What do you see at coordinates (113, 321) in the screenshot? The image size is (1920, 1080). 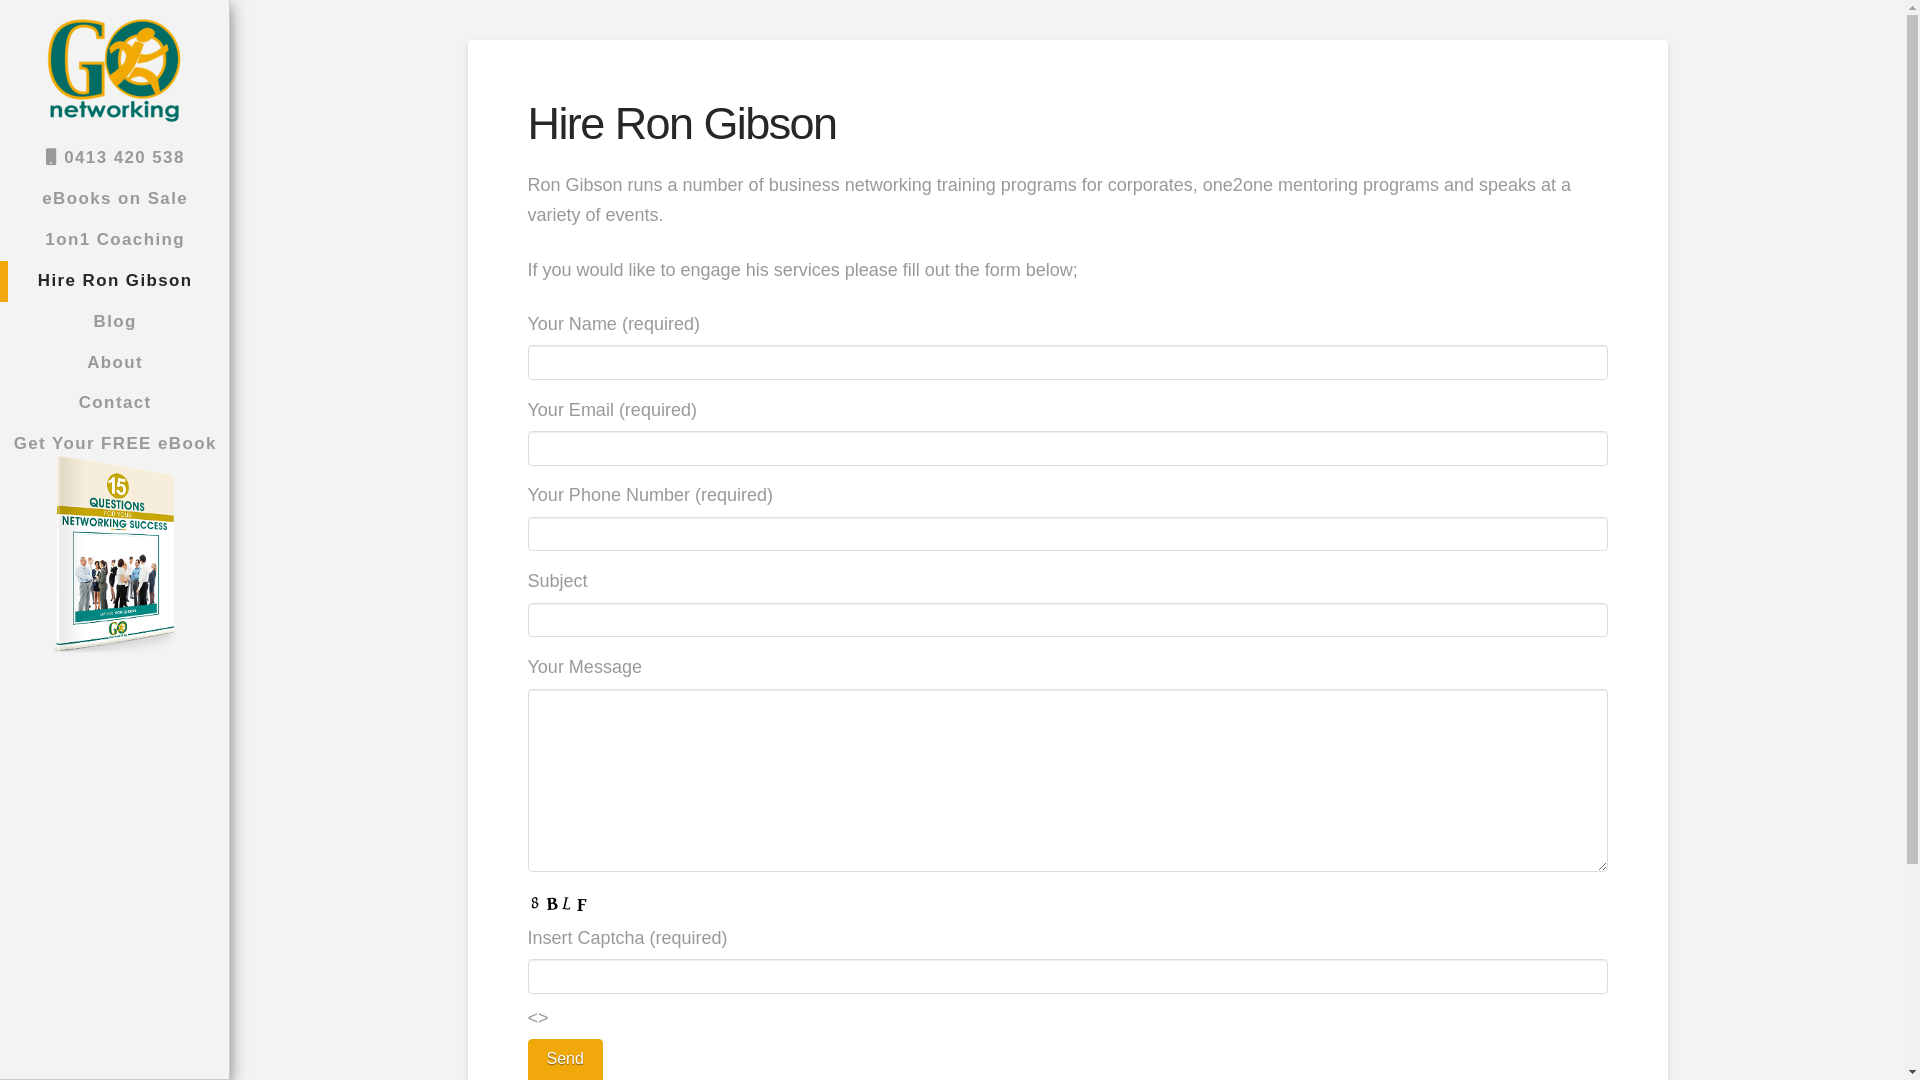 I see `'Blog'` at bounding box center [113, 321].